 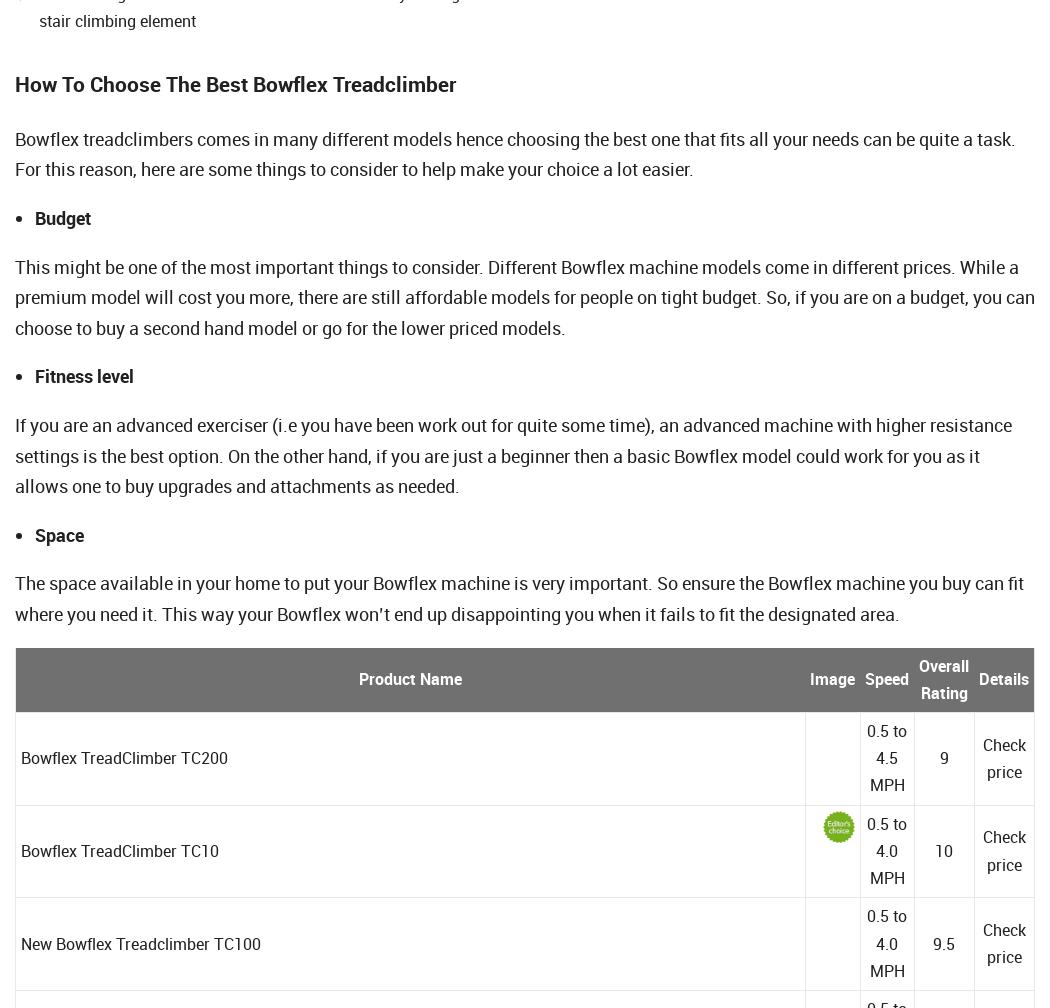 What do you see at coordinates (886, 758) in the screenshot?
I see `'0.5 to 4.5 MPH'` at bounding box center [886, 758].